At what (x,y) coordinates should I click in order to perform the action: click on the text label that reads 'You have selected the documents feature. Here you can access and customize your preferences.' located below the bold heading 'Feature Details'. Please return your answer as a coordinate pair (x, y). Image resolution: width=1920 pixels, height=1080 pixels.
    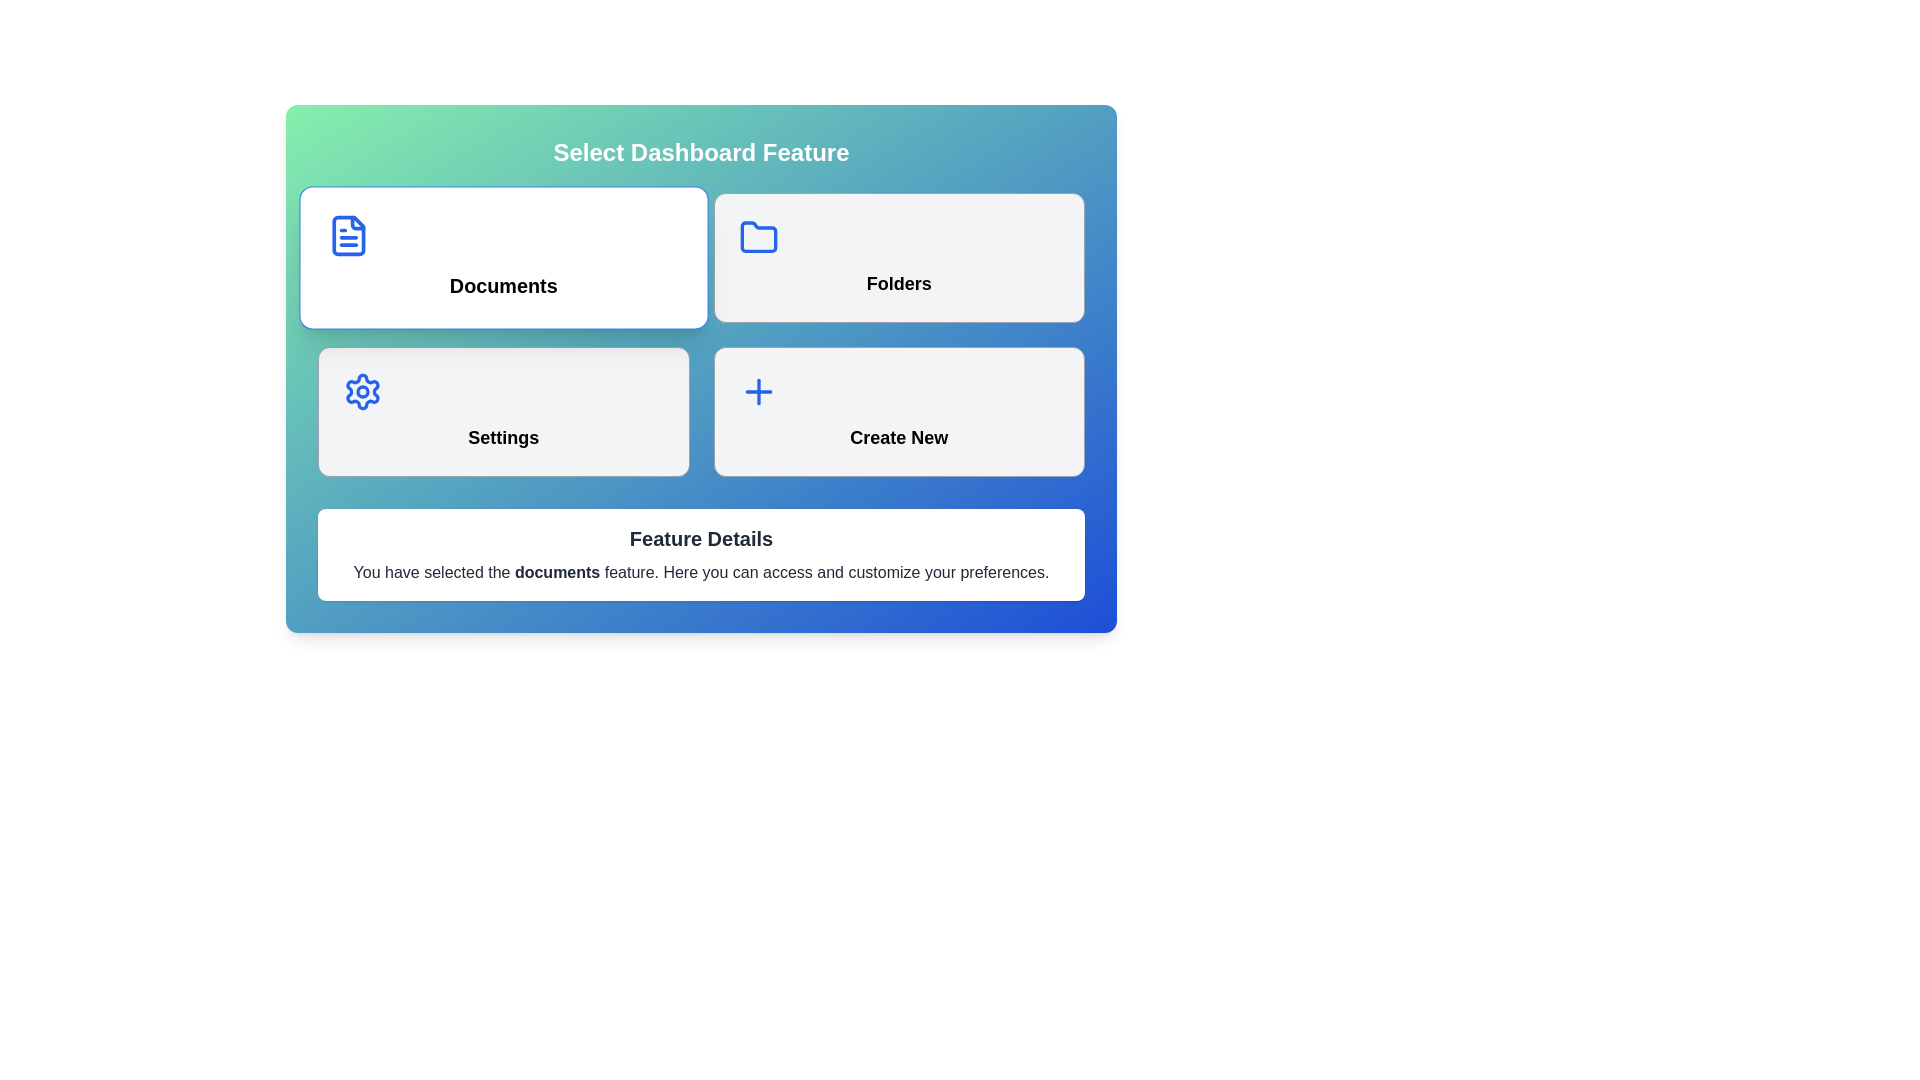
    Looking at the image, I should click on (701, 573).